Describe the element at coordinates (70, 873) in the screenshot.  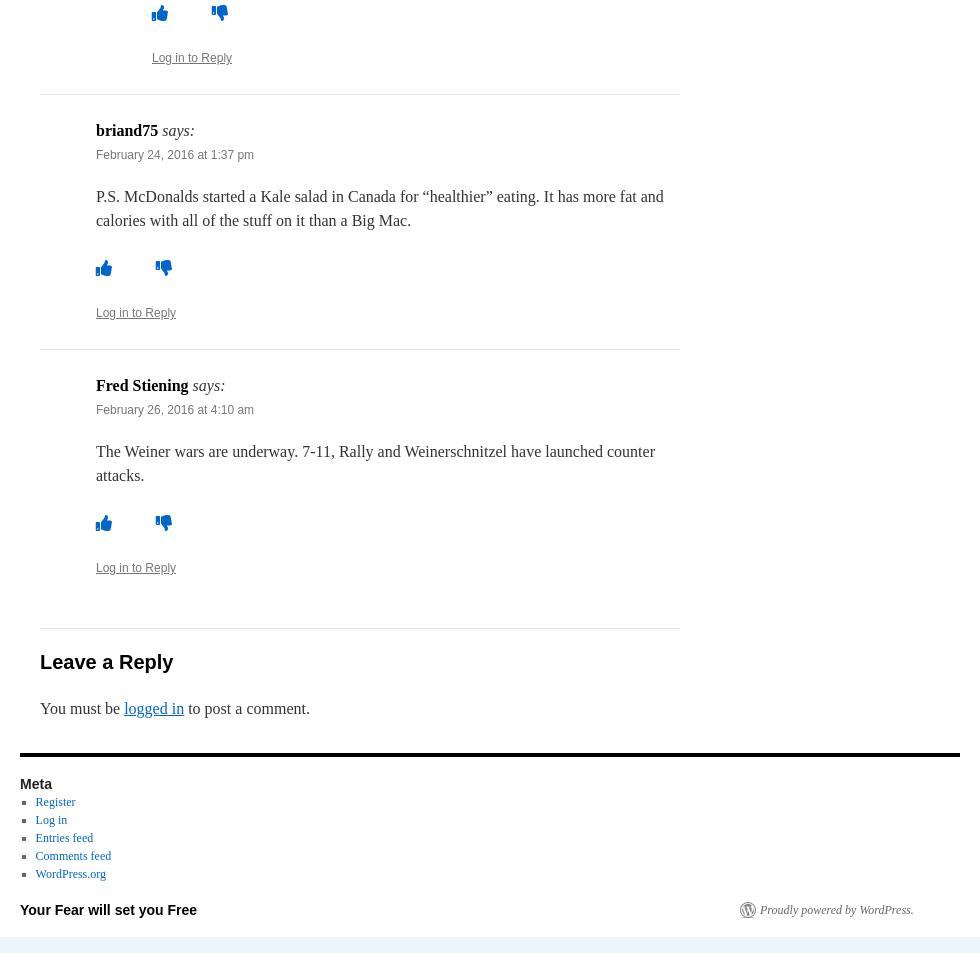
I see `'WordPress.org'` at that location.